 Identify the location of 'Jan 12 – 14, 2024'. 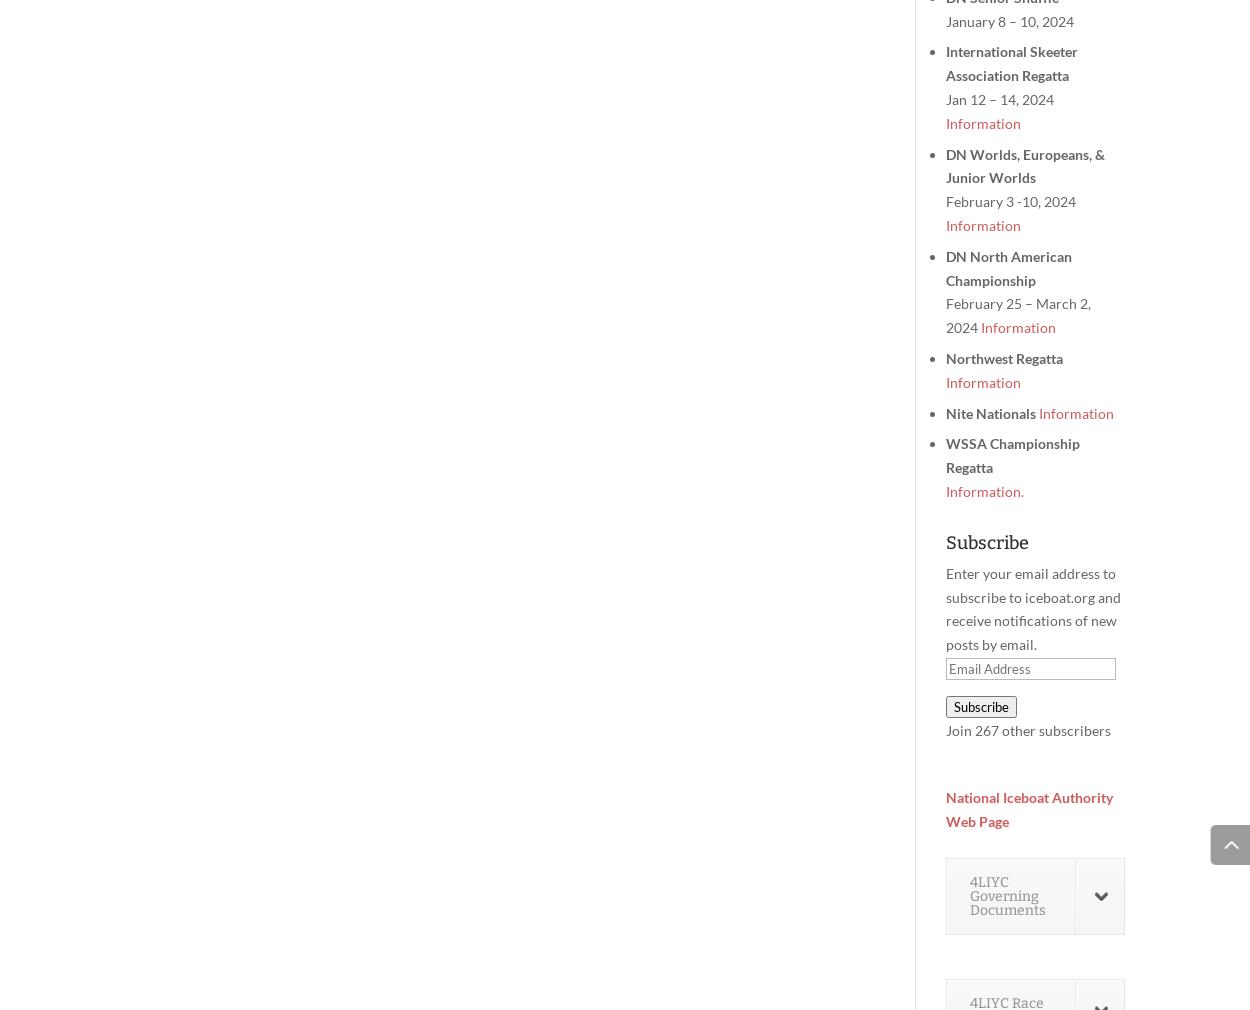
(1000, 98).